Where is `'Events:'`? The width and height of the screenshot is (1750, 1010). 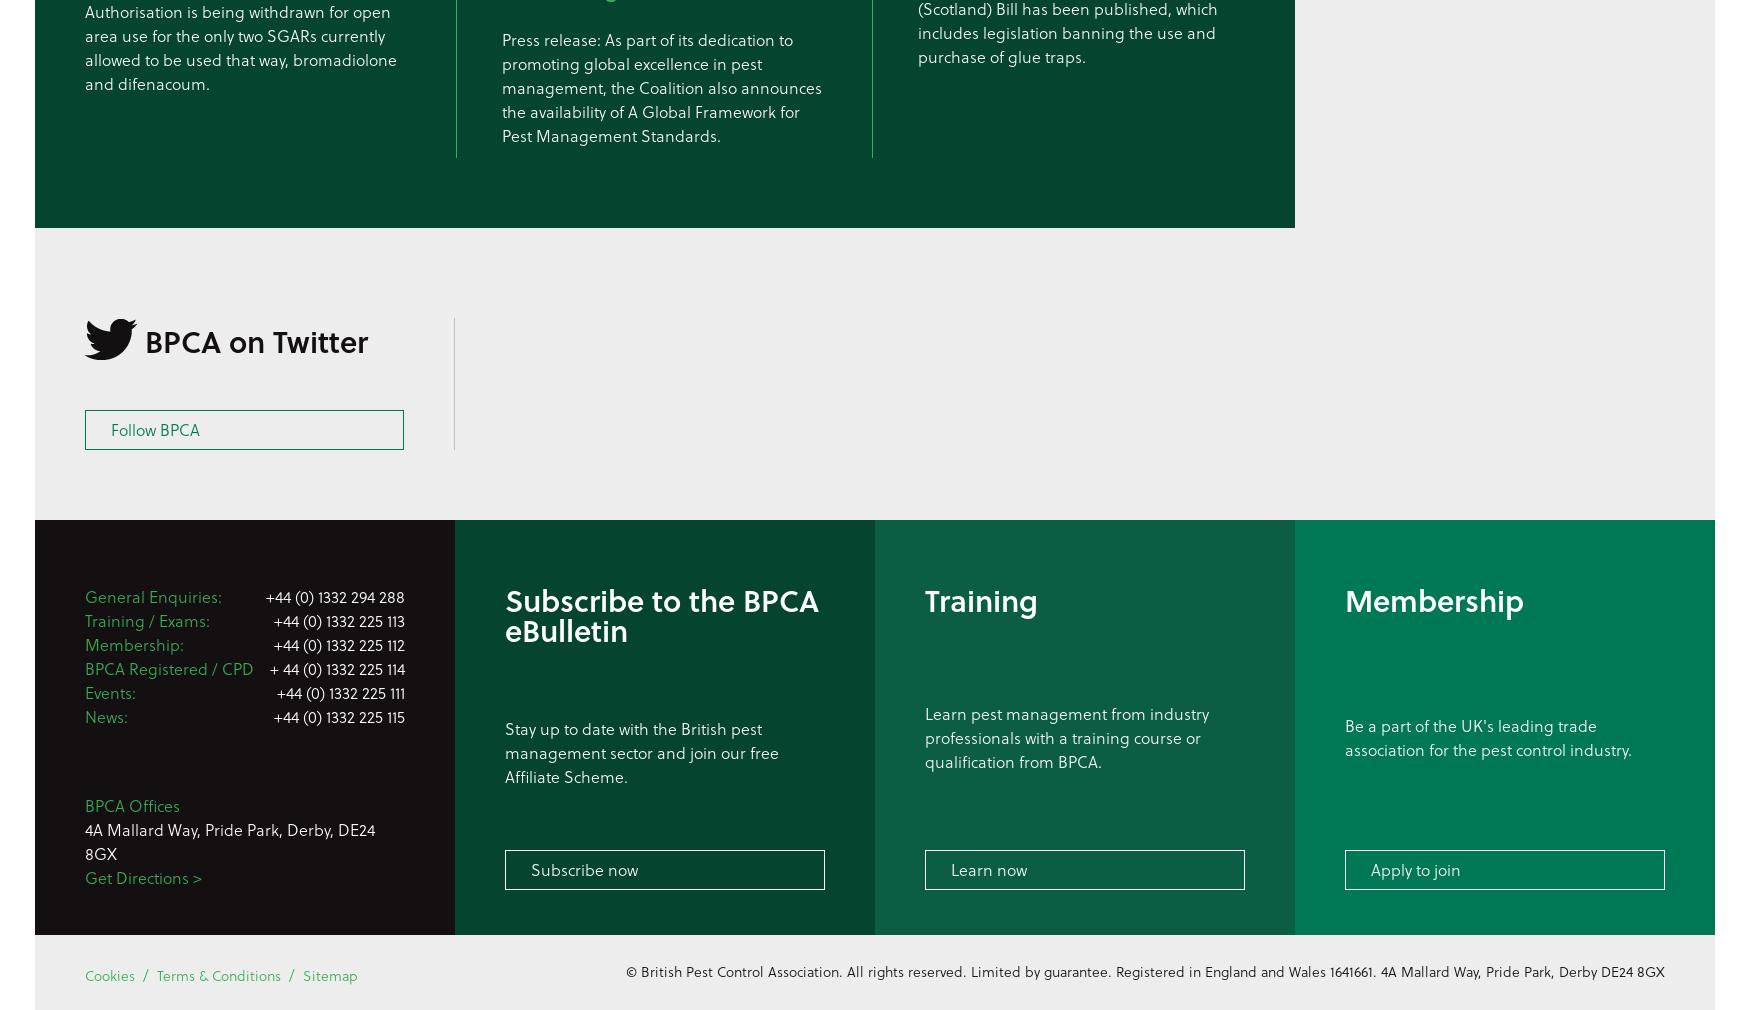 'Events:' is located at coordinates (110, 691).